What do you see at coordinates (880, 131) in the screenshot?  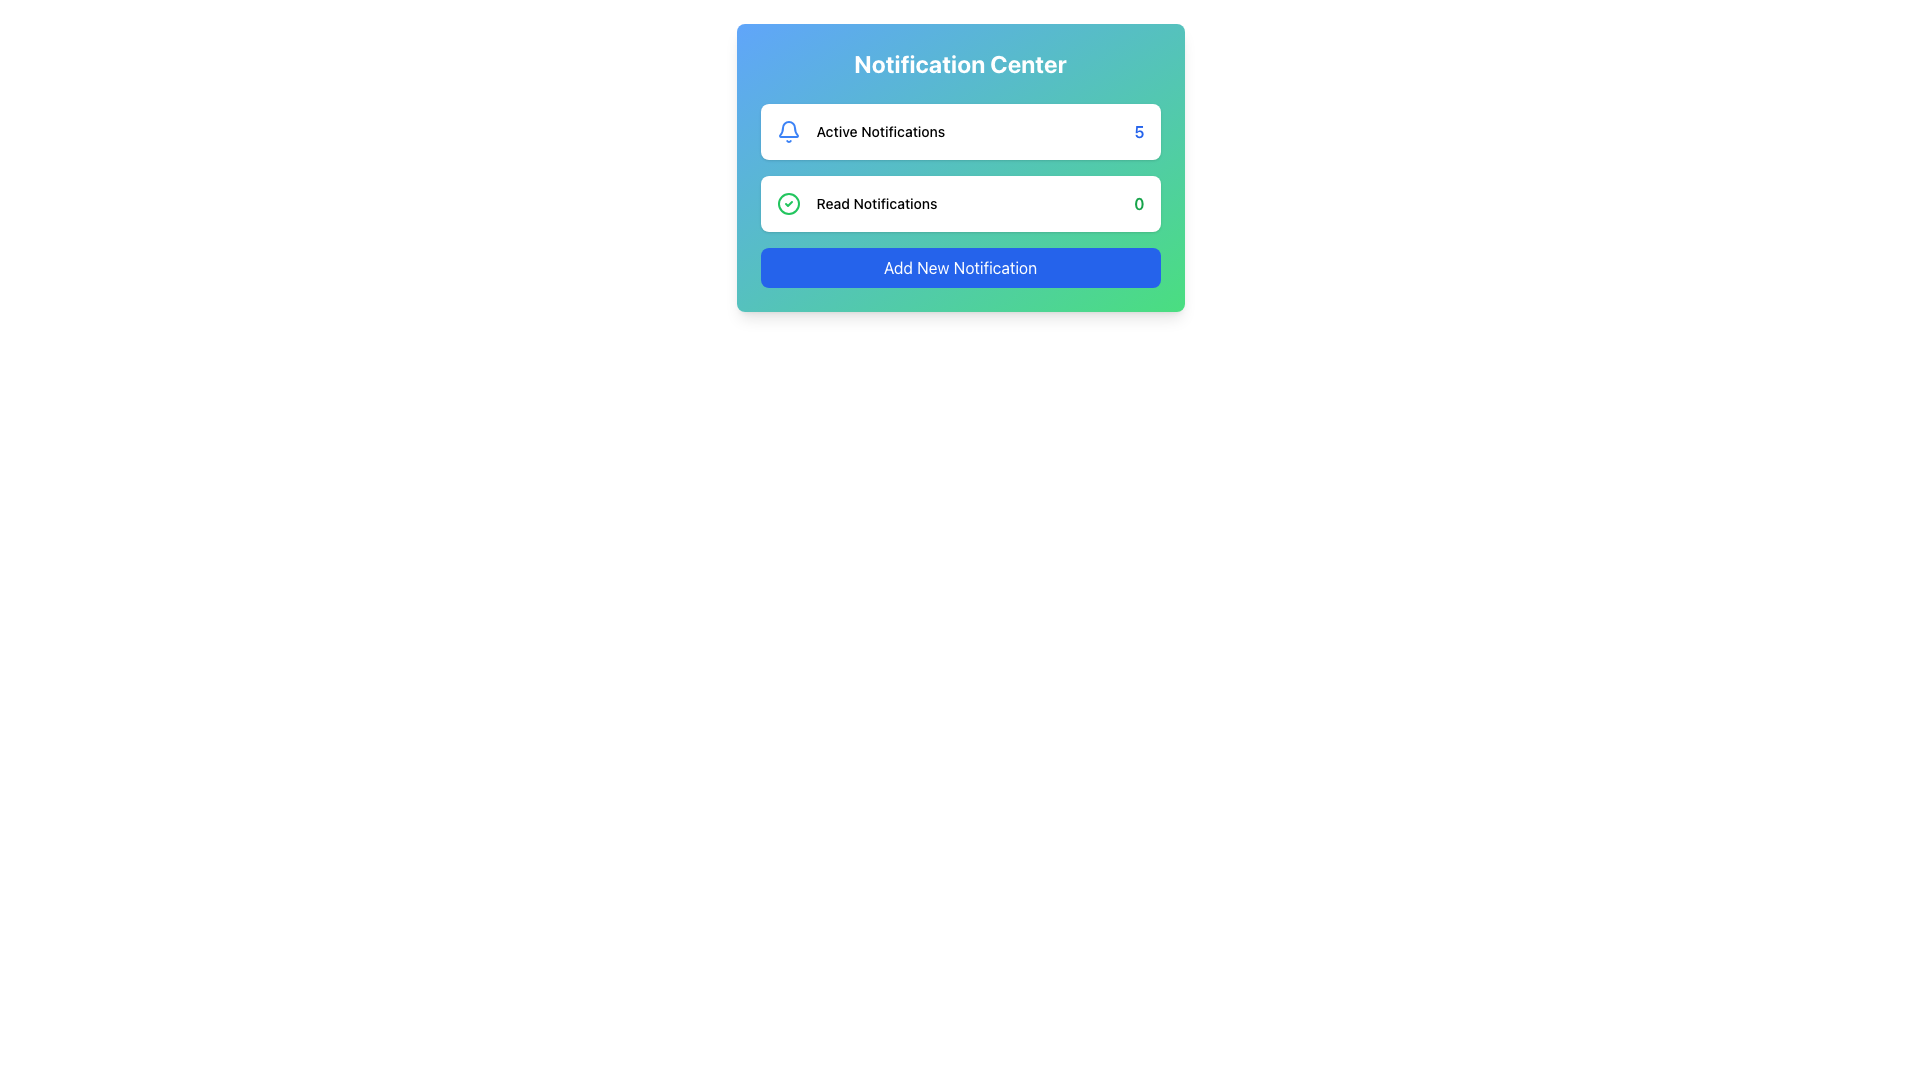 I see `the Text Label that describes the notification category, positioned to the right of the bell icon in the first row of the notification list` at bounding box center [880, 131].